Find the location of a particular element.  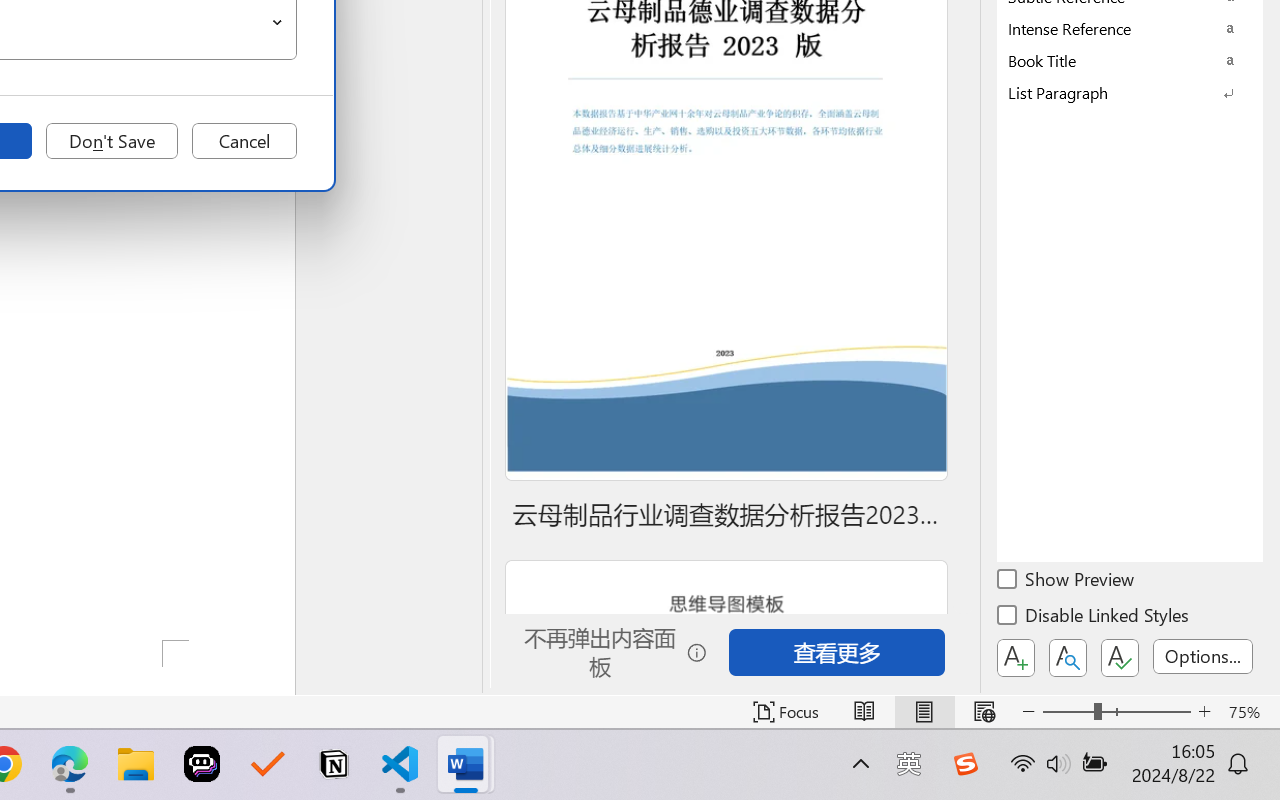

'Web Layout' is located at coordinates (984, 711).